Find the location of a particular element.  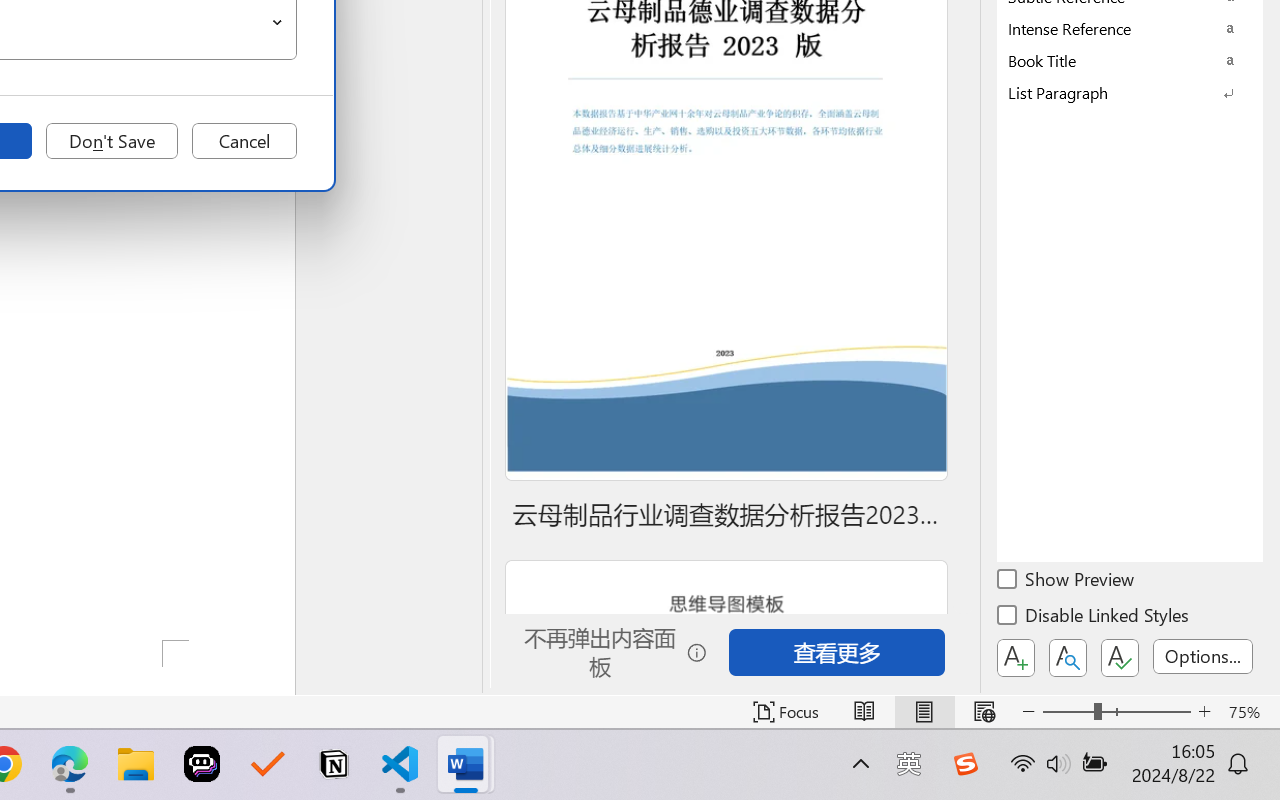

'Web Layout' is located at coordinates (984, 711).